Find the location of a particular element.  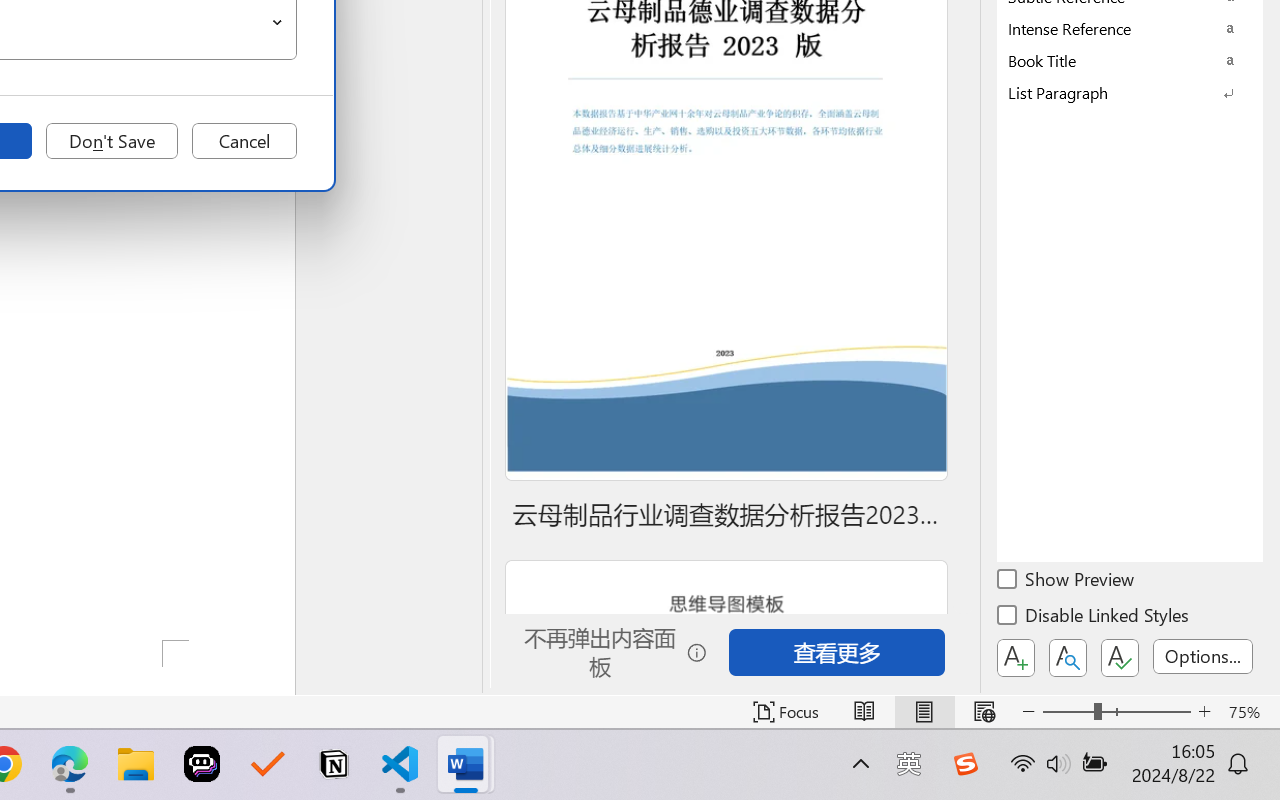

'Web Layout' is located at coordinates (984, 711).